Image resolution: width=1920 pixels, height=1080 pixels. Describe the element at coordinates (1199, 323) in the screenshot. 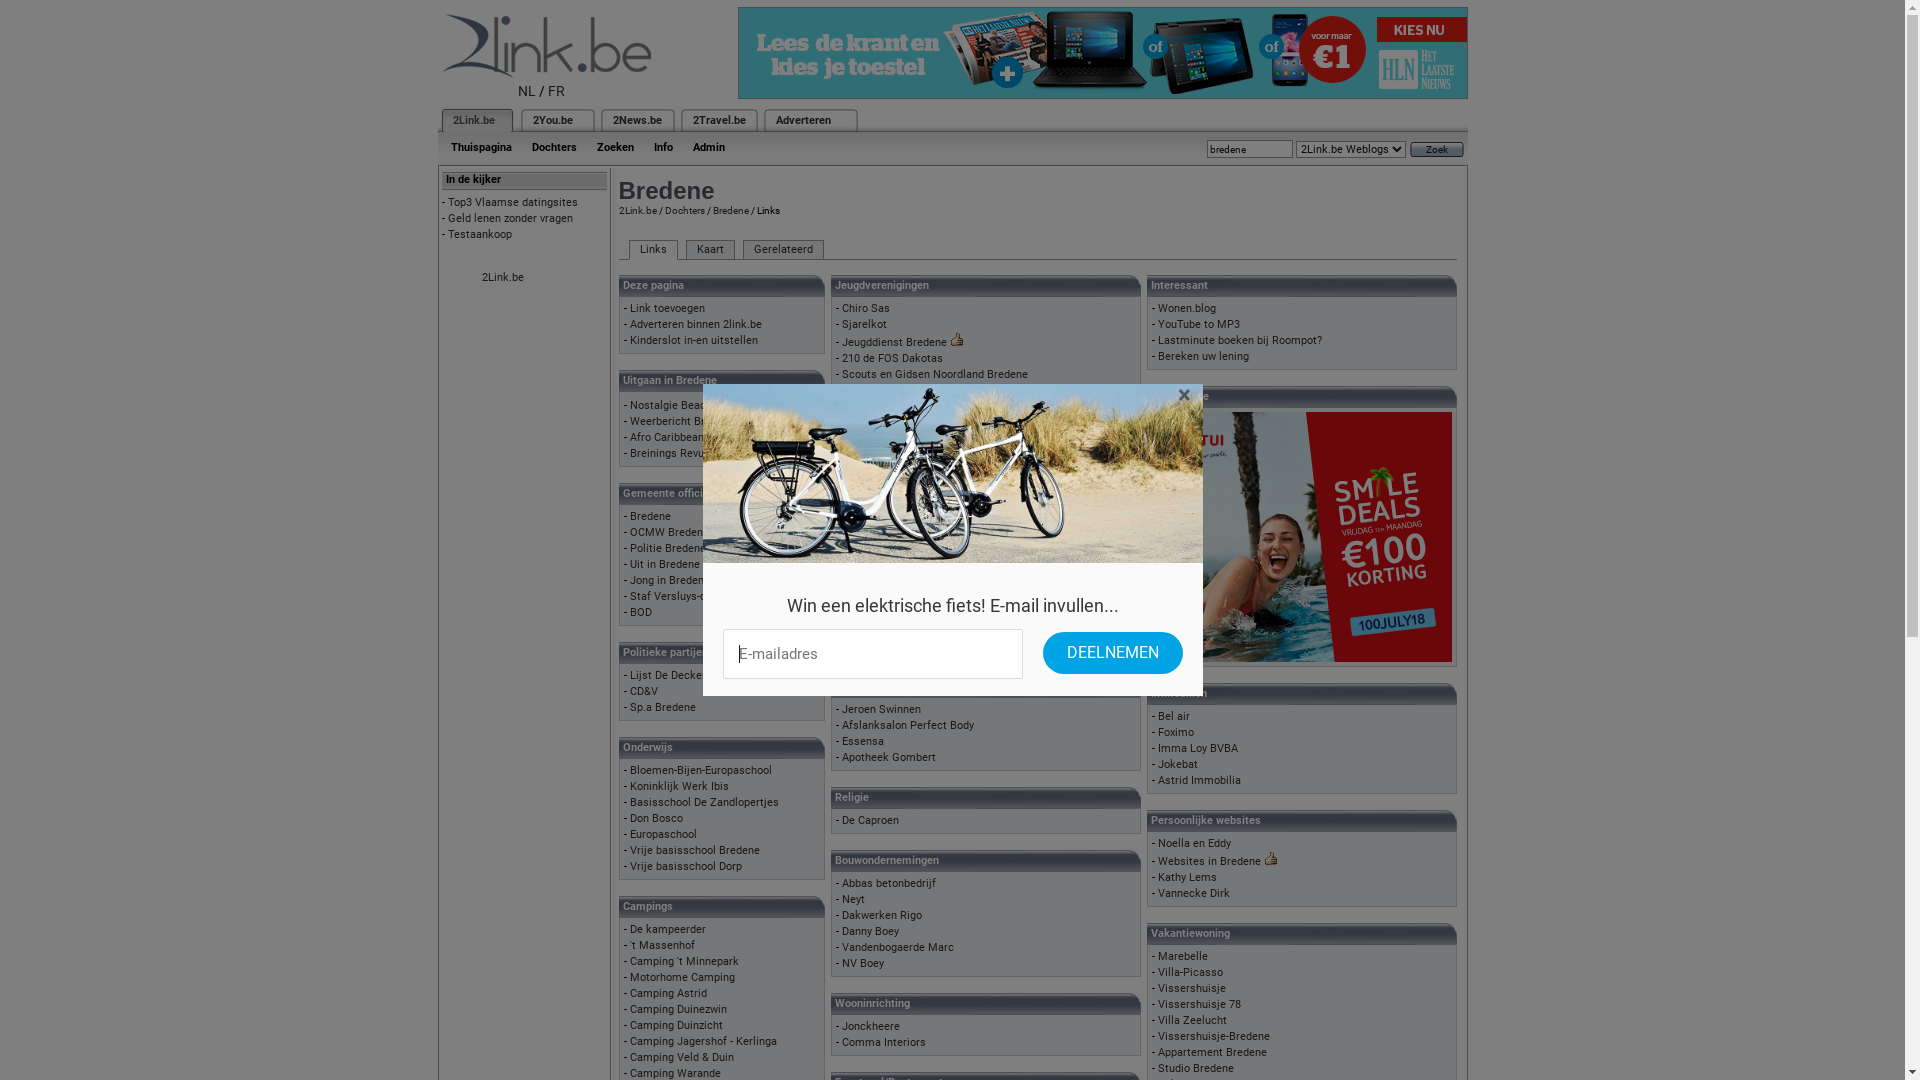

I see `'YouTube to MP3'` at that location.